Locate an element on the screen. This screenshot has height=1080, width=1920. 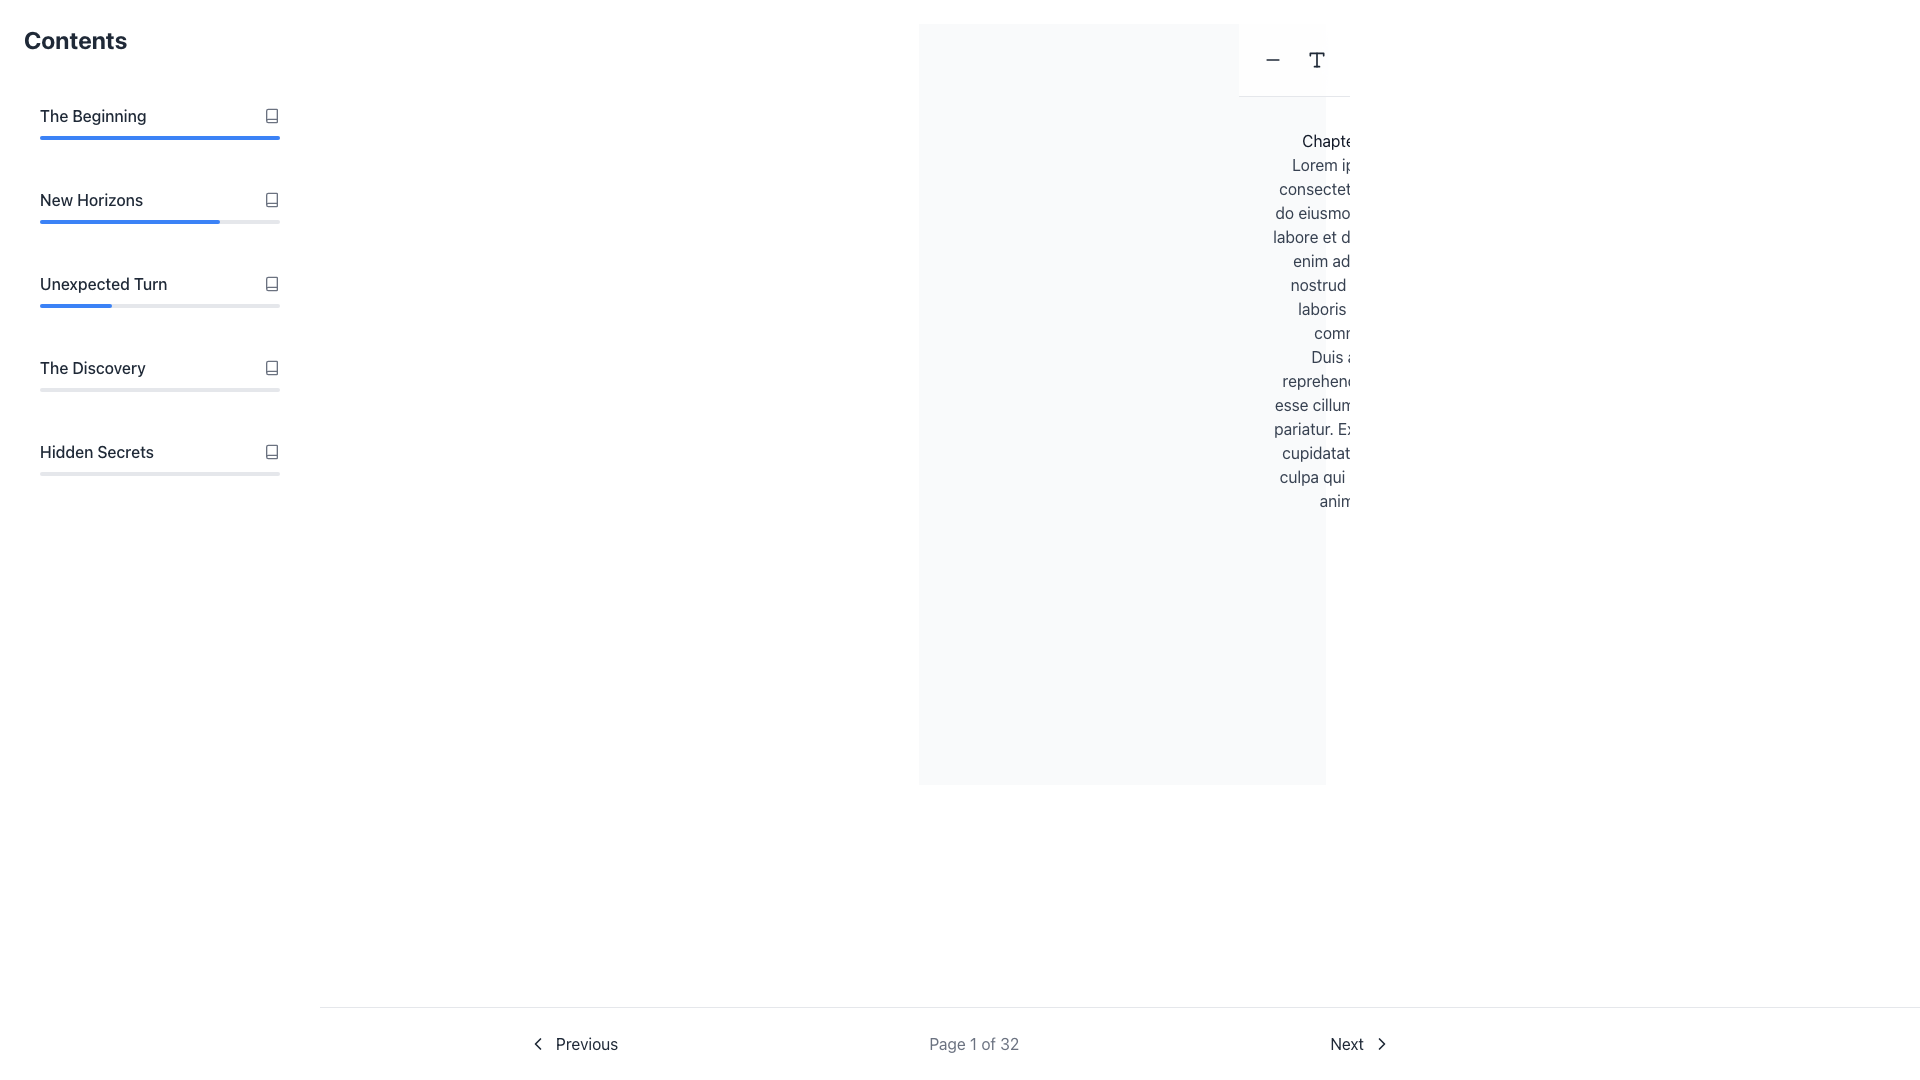
the first navigational list item in the 'Contents' section is located at coordinates (158, 122).